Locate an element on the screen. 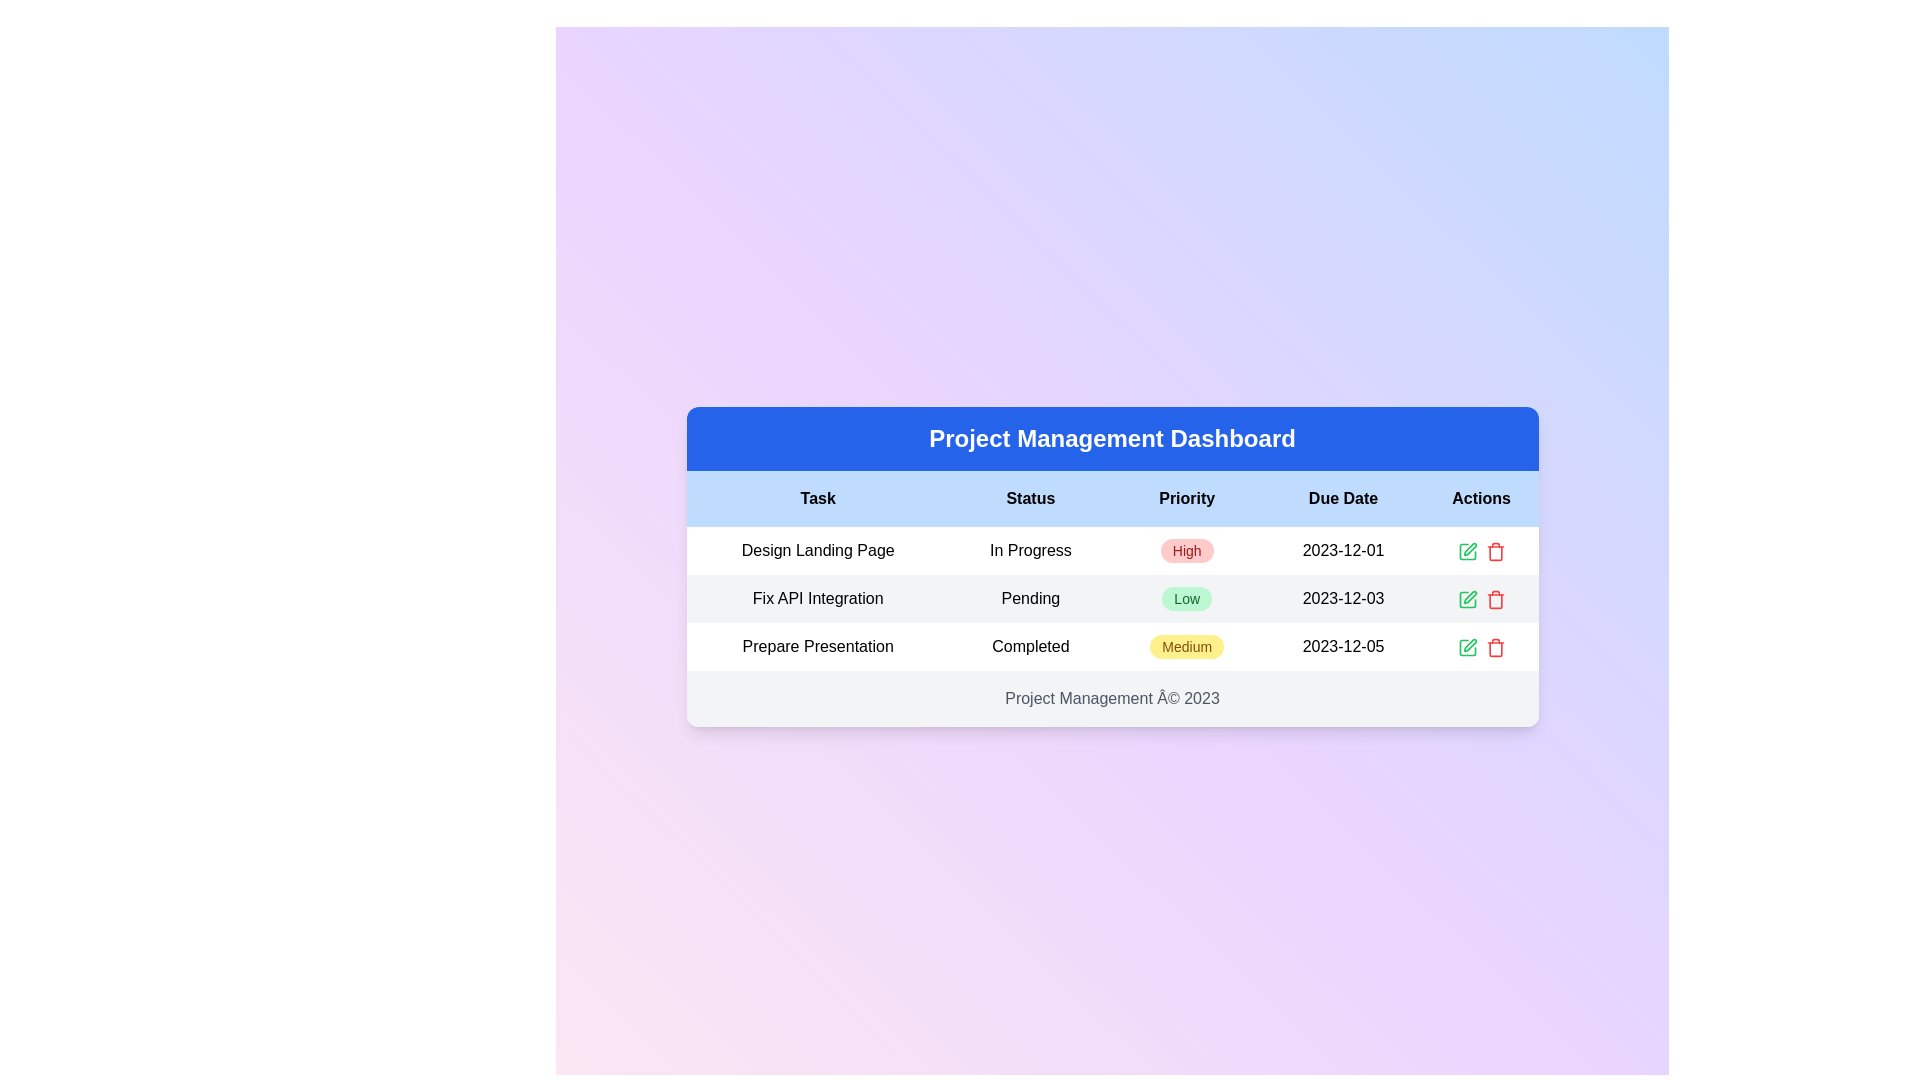 The height and width of the screenshot is (1080, 1920). the third row in the project management dashboard table that displays task information for 'Prepare Presentation' is located at coordinates (1111, 647).